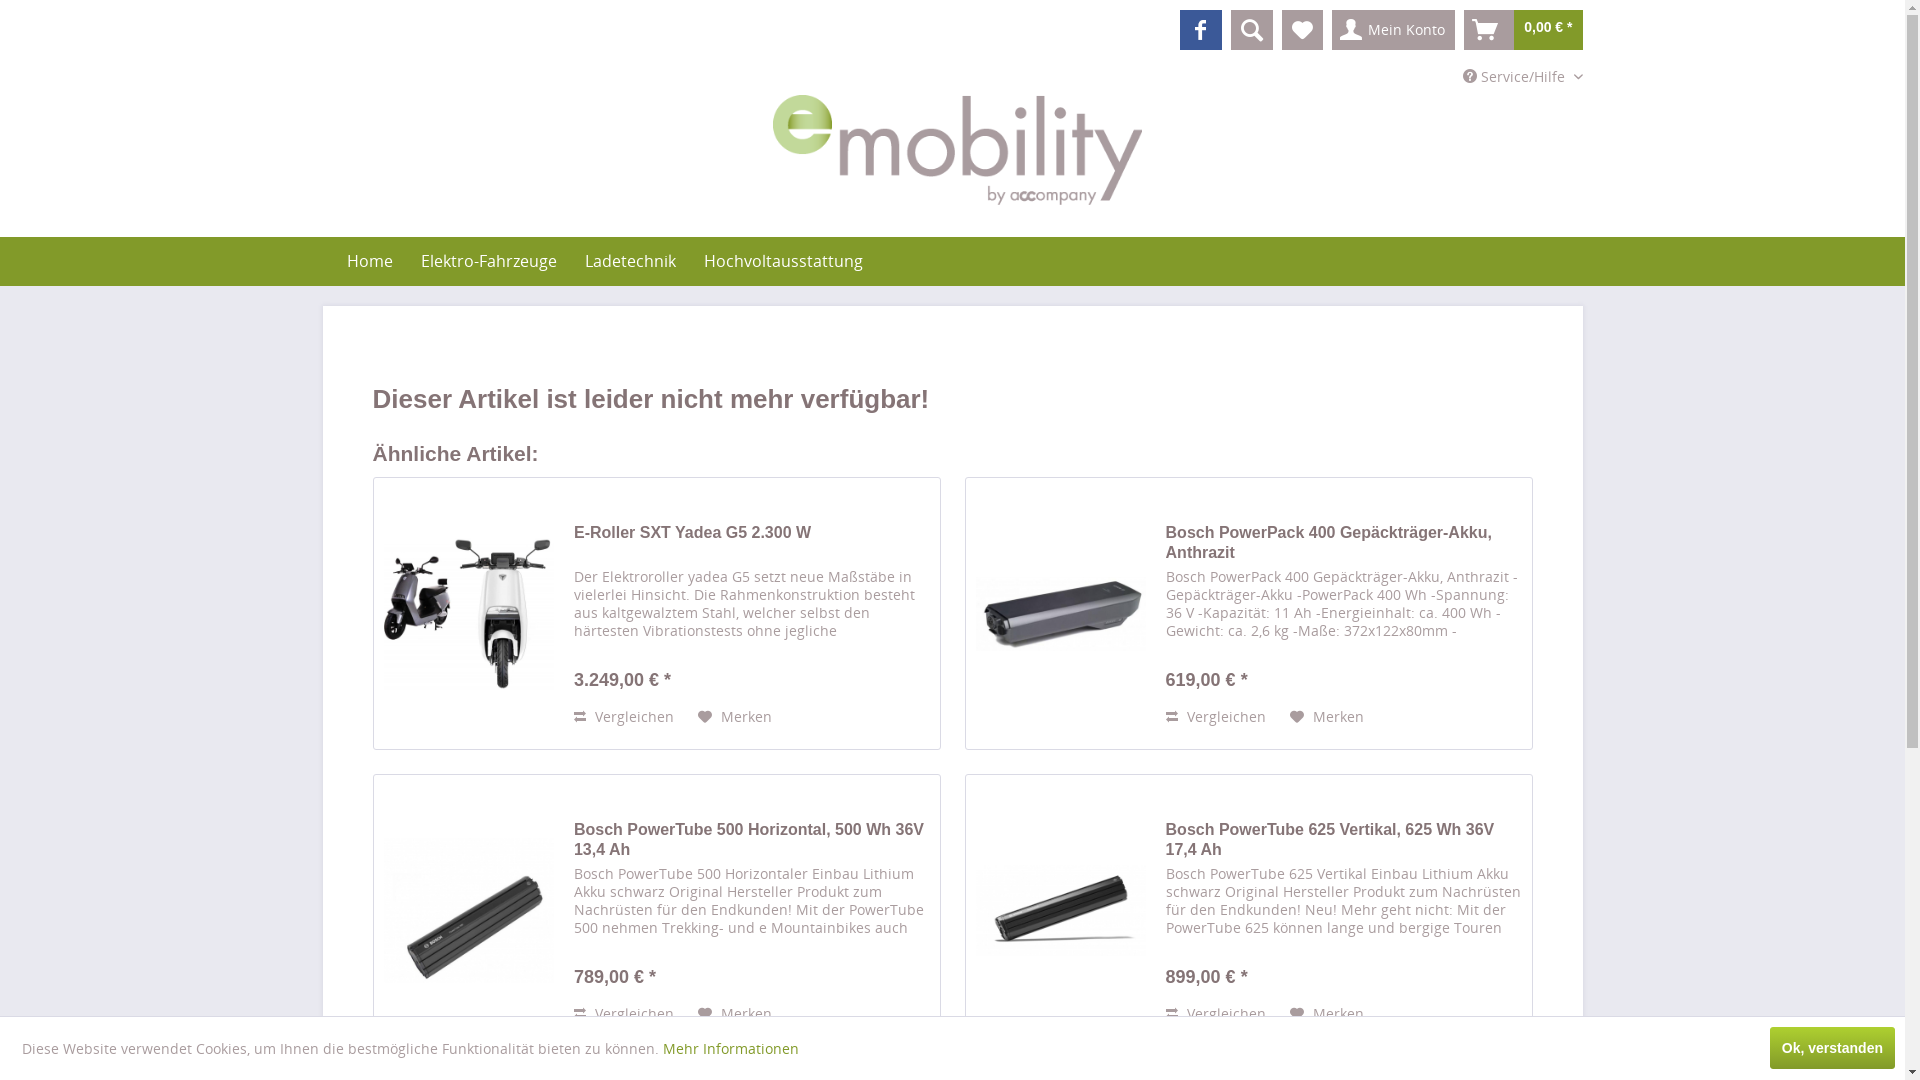 Image resolution: width=1920 pixels, height=1080 pixels. Describe the element at coordinates (1331, 30) in the screenshot. I see `'Mein Konto'` at that location.